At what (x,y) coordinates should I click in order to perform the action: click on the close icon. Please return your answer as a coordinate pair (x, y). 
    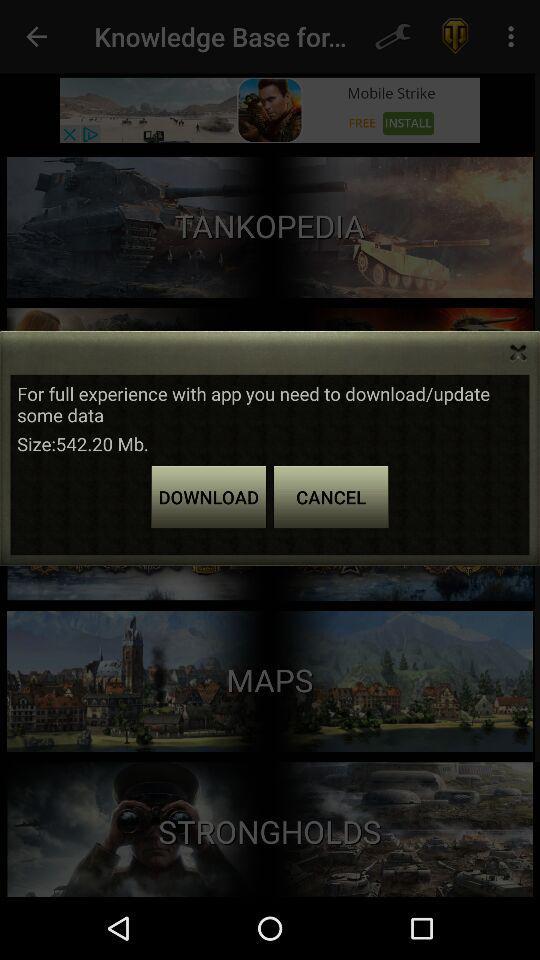
    Looking at the image, I should click on (518, 376).